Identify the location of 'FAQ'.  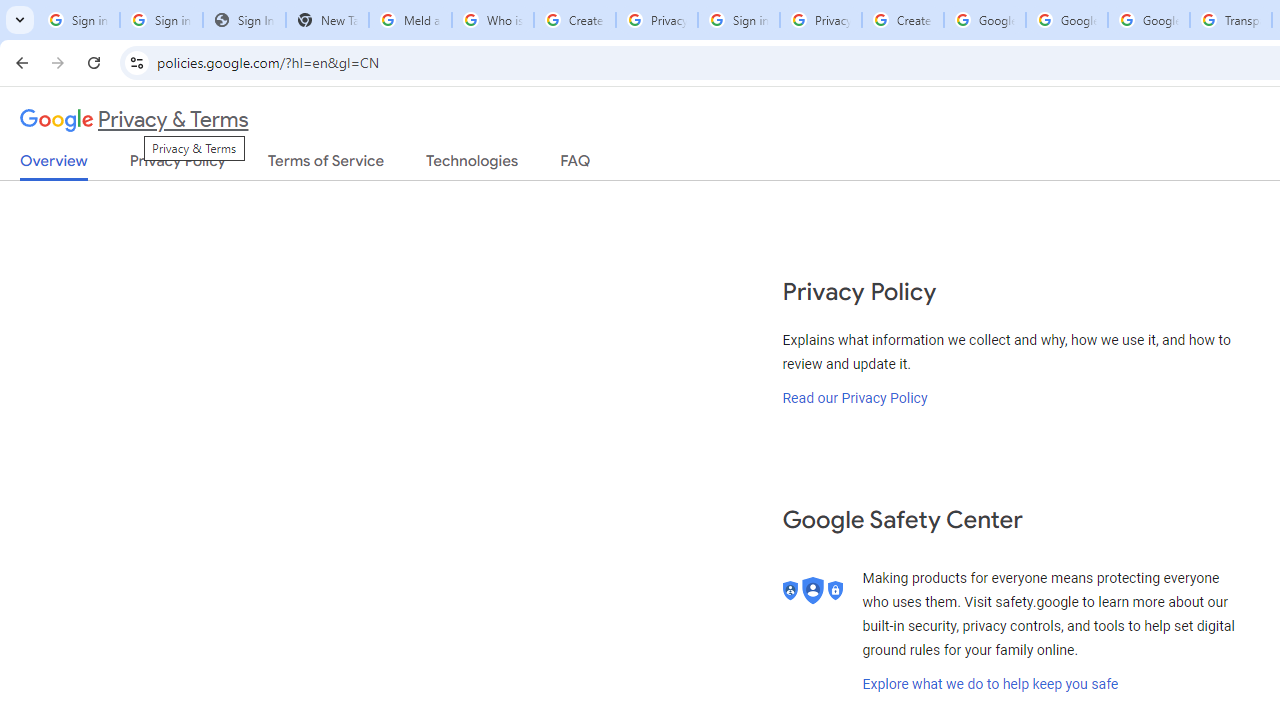
(575, 164).